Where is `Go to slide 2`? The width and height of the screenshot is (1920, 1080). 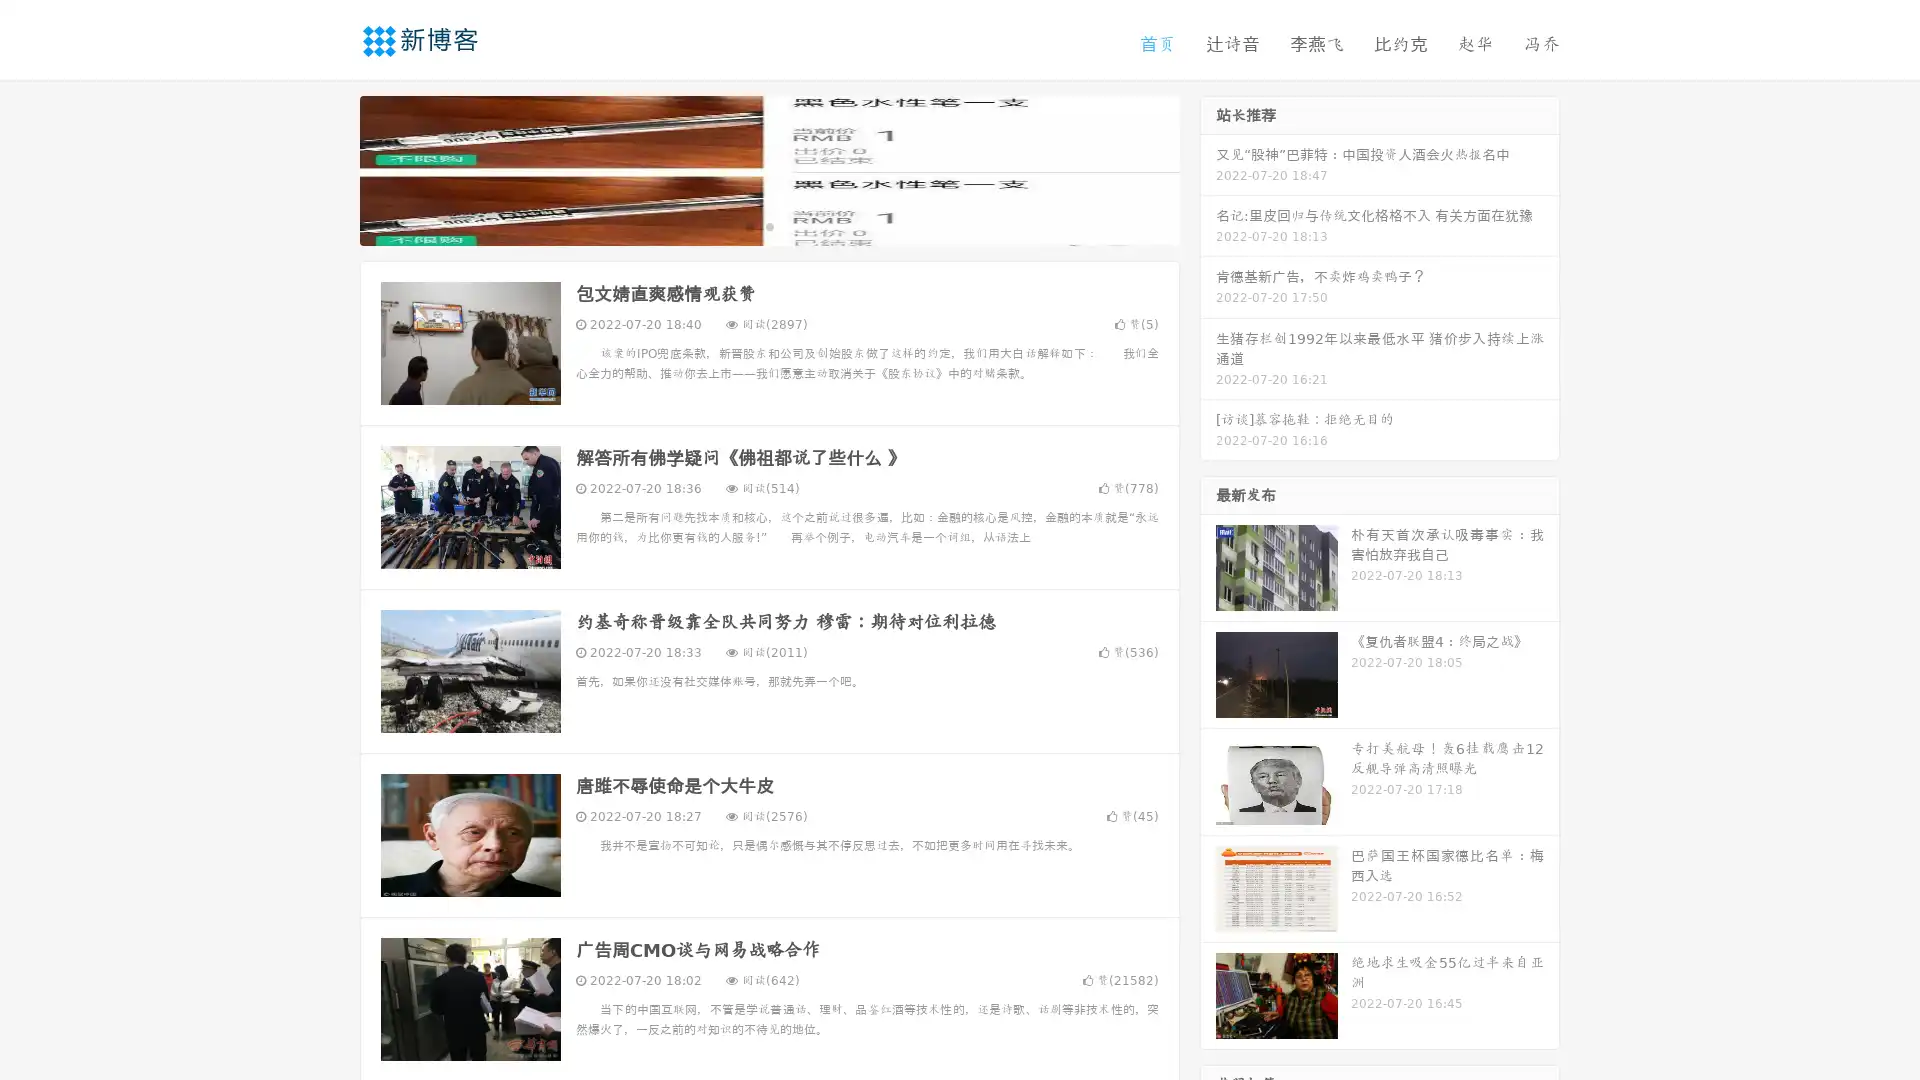 Go to slide 2 is located at coordinates (768, 225).